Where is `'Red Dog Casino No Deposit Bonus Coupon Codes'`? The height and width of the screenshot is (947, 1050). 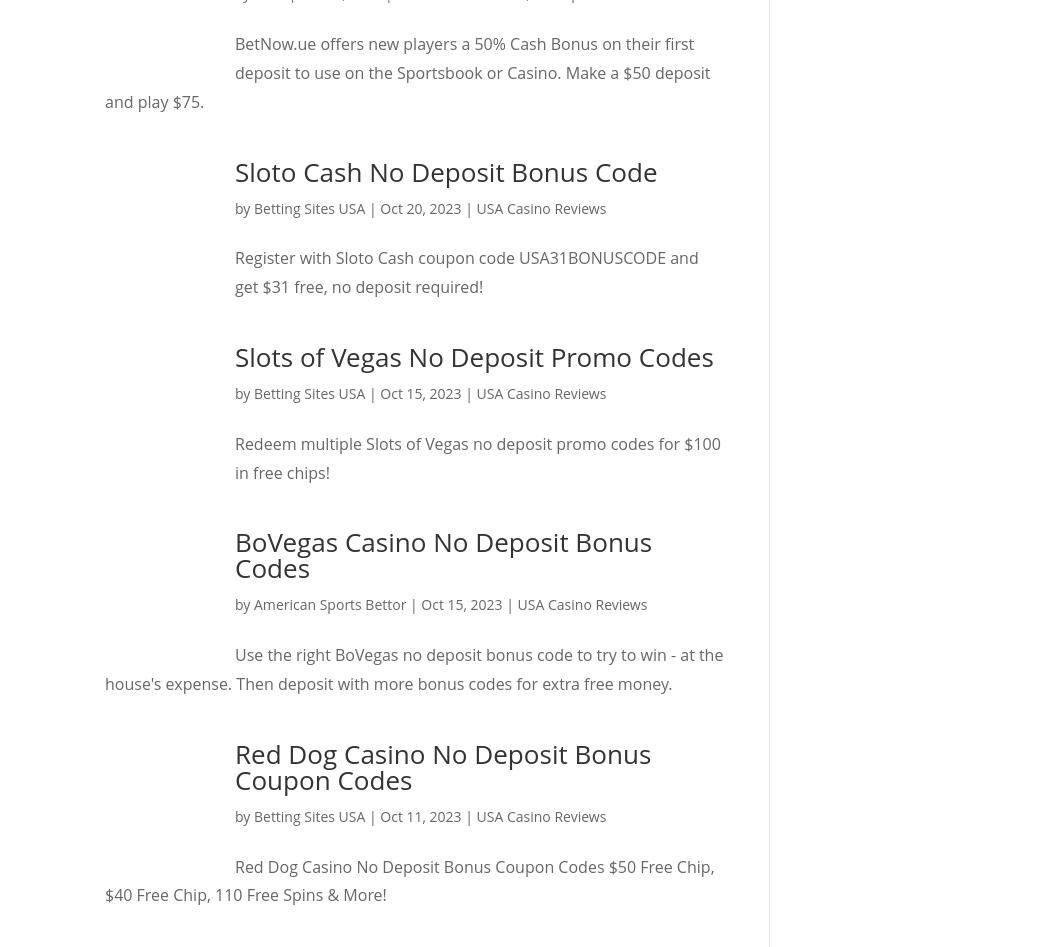 'Red Dog Casino No Deposit Bonus Coupon Codes' is located at coordinates (441, 766).